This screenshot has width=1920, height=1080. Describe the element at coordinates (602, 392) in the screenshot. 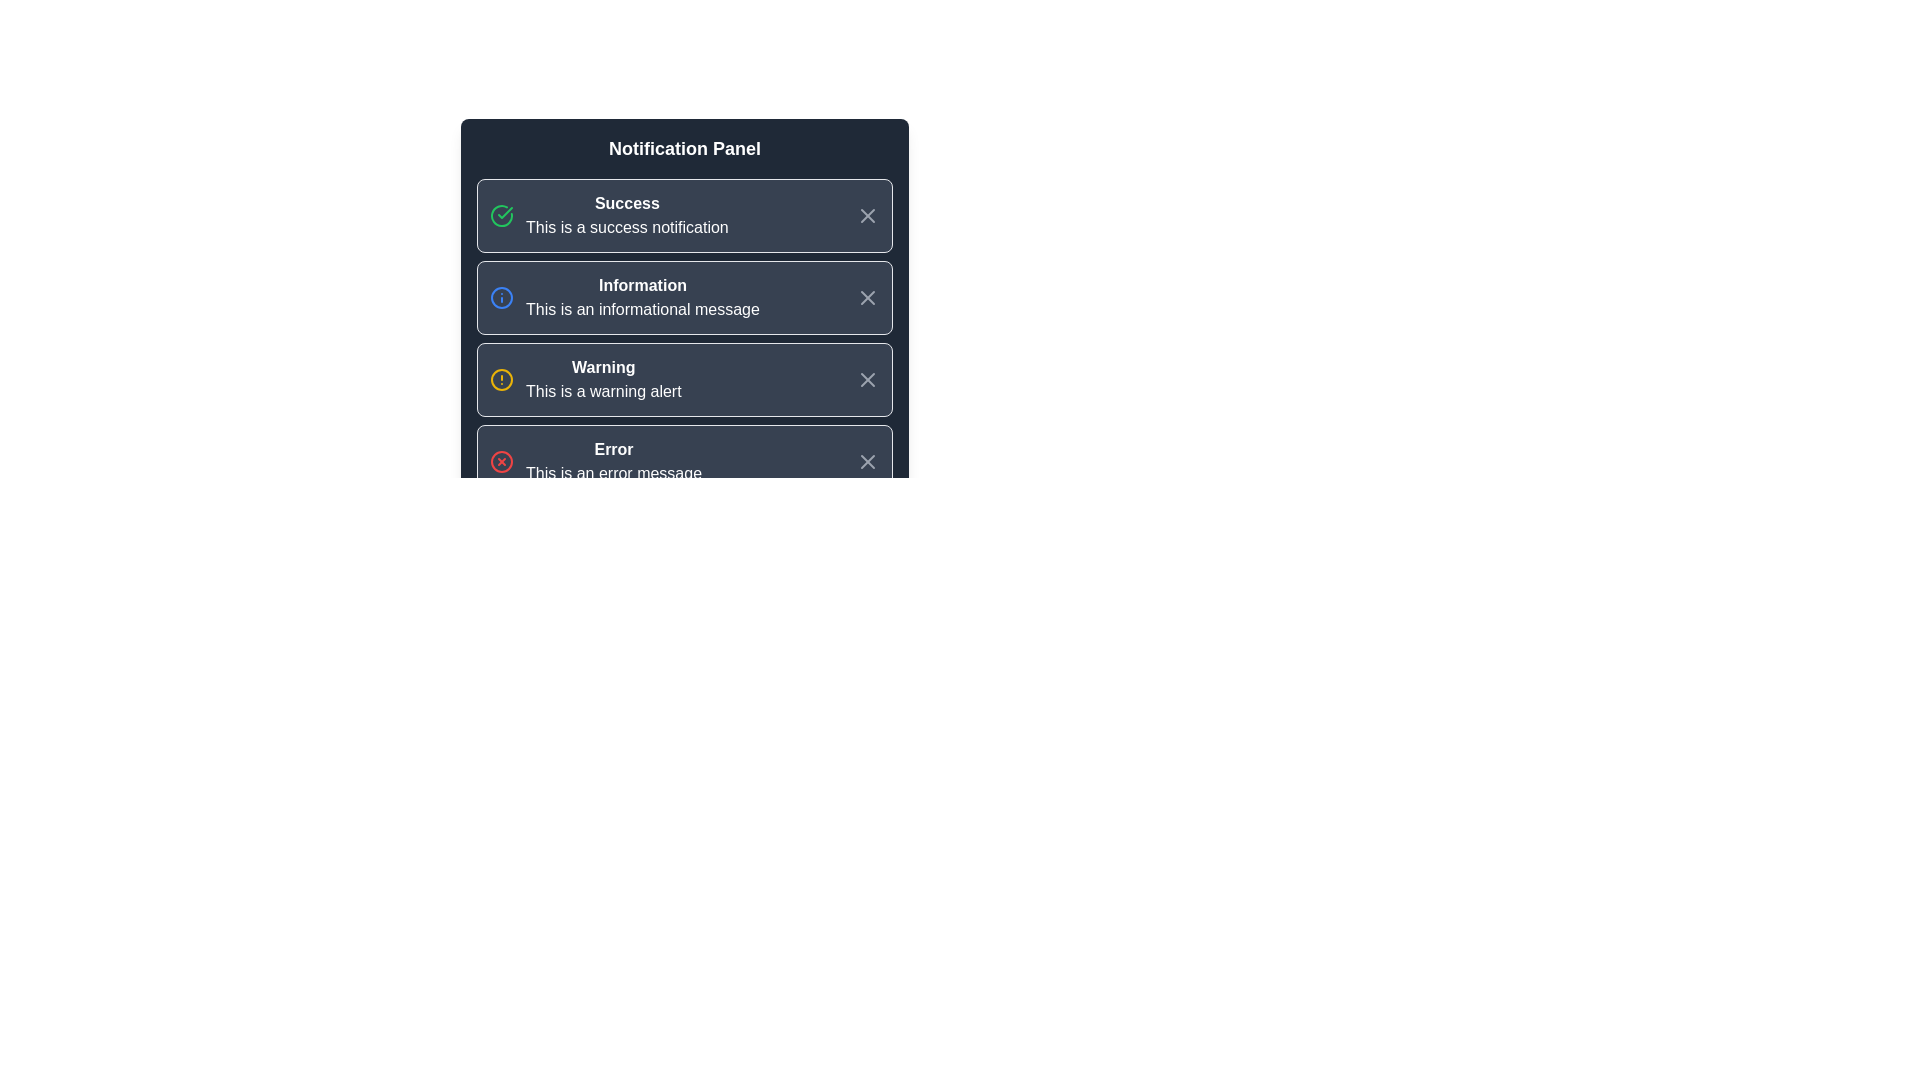

I see `the static text reading 'This is a warning alert' located in the third notification box of the 'Notification Panel', beneath the title 'Warning' and to the right of the orange exclamation icon` at that location.